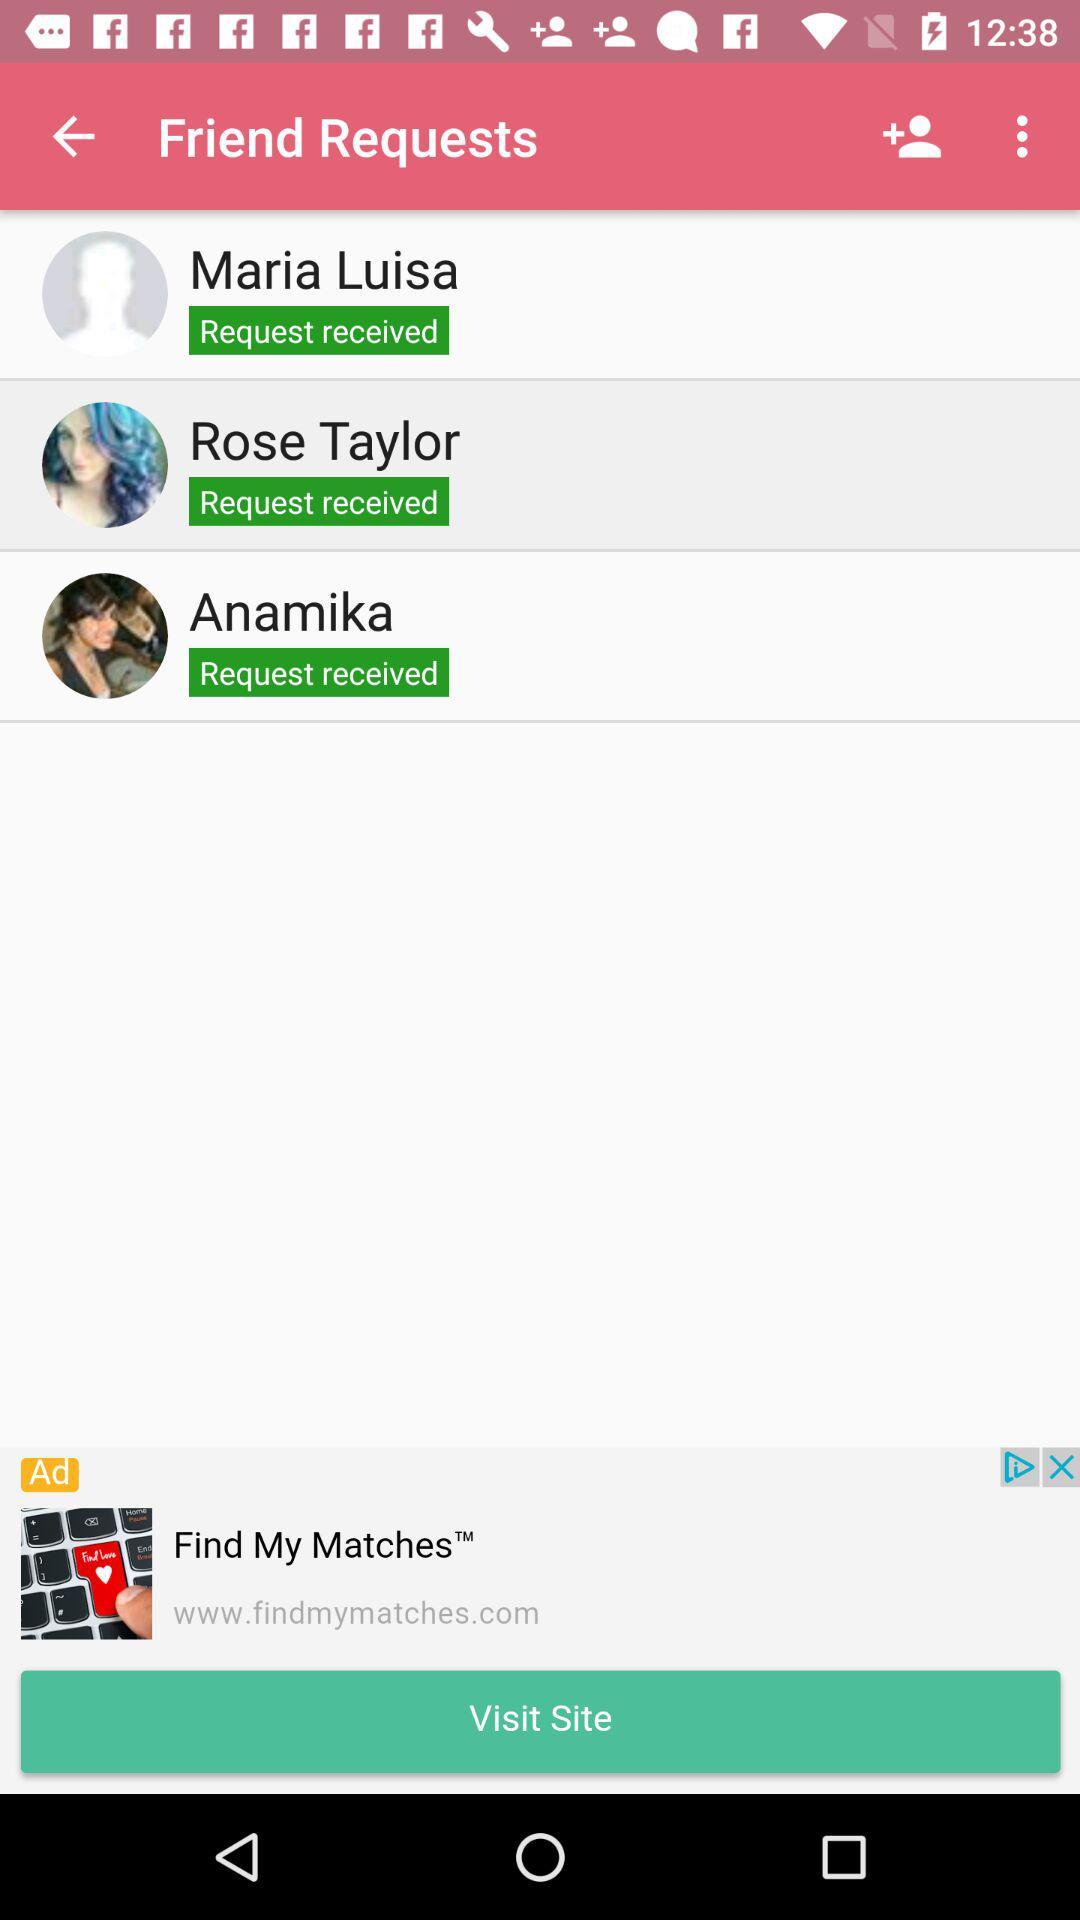 The width and height of the screenshot is (1080, 1920). I want to click on to see the rose taylor profile, so click(104, 464).